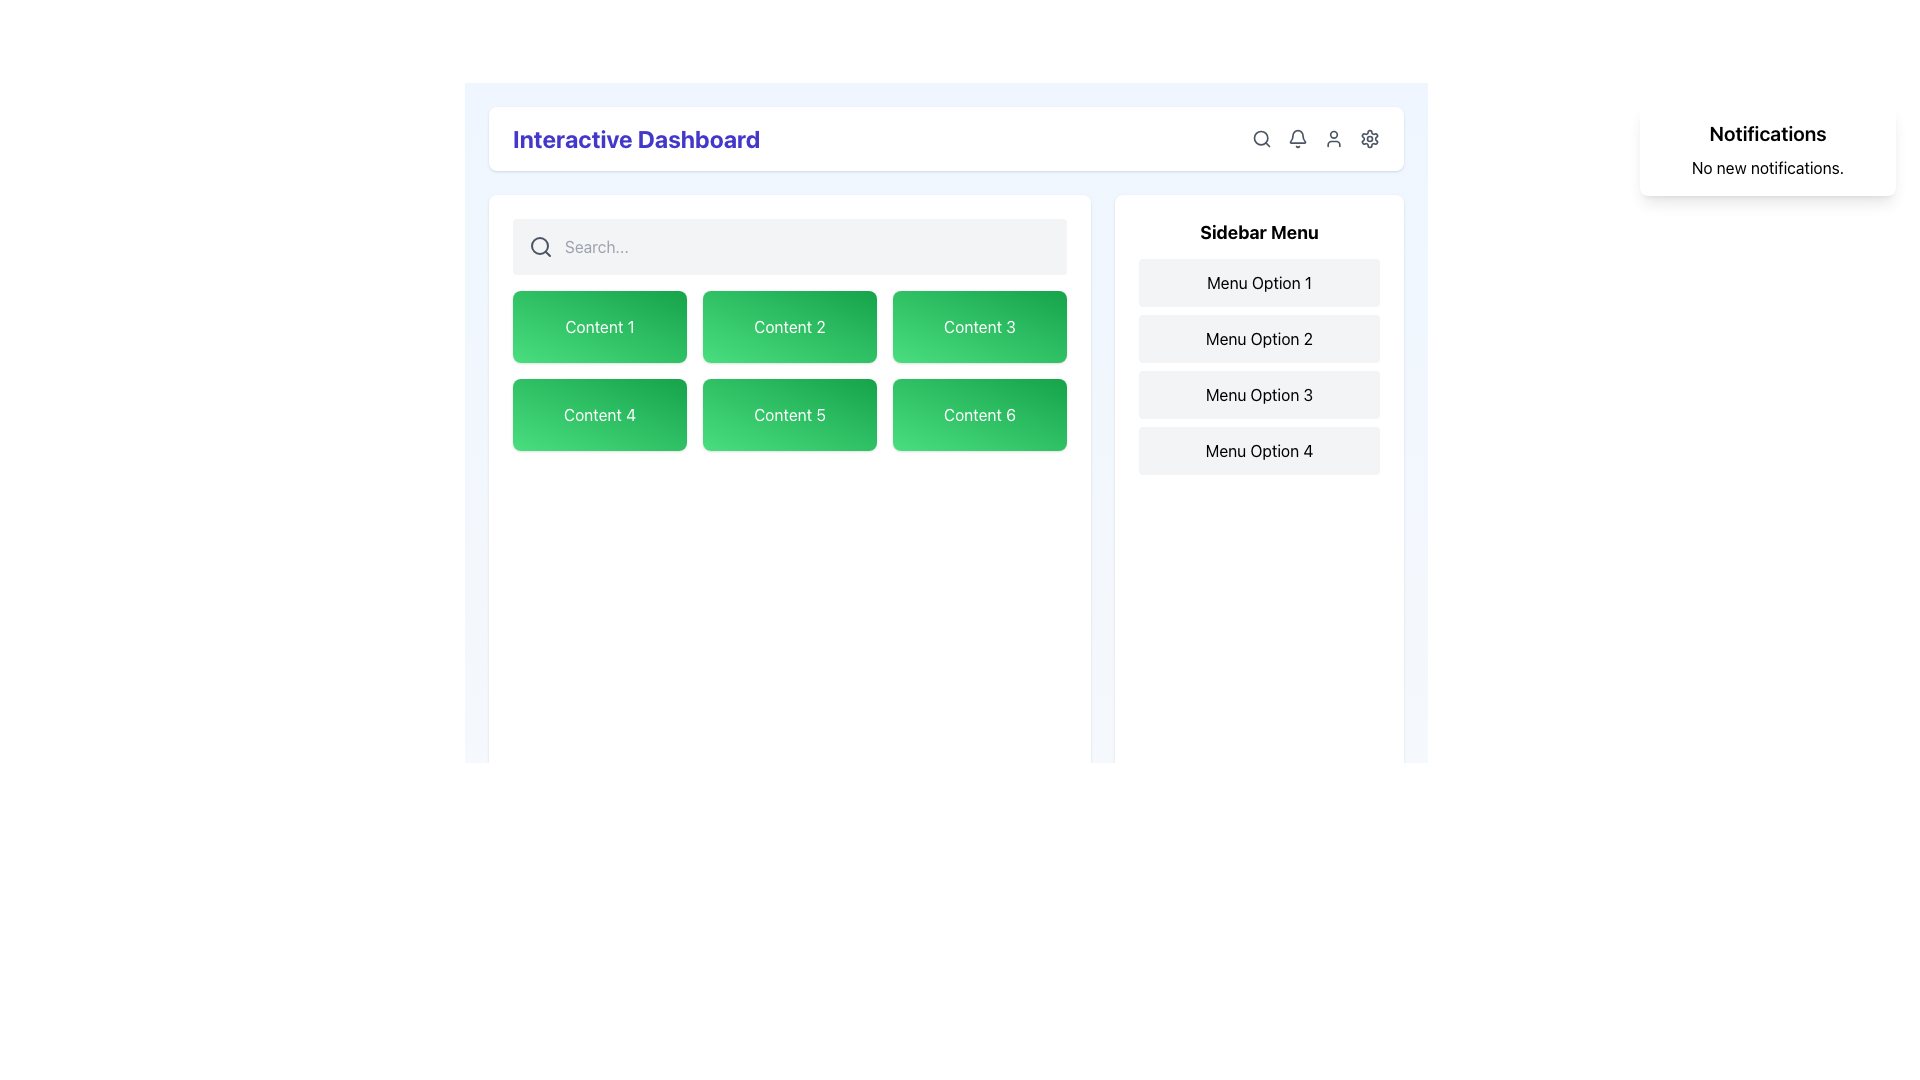 The image size is (1920, 1080). Describe the element at coordinates (1261, 137) in the screenshot. I see `the first icon button in the top navigation bar to initiate a search action` at that location.